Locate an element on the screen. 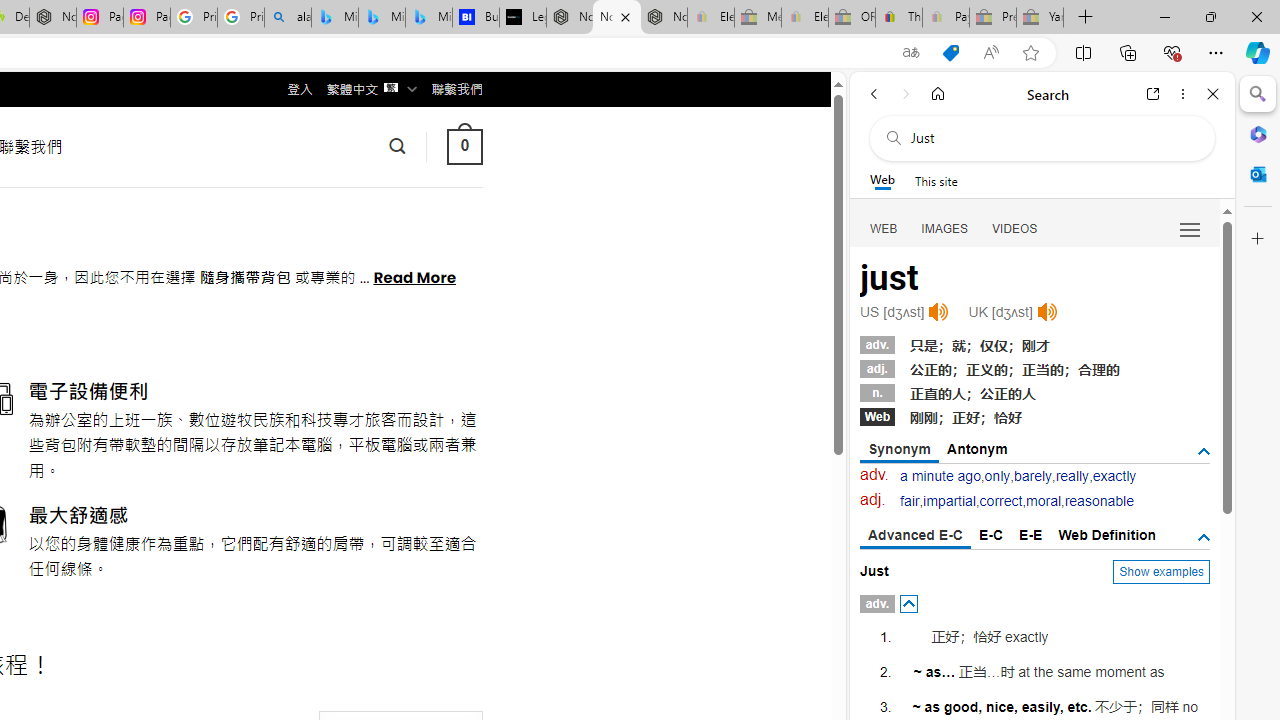  'alabama high school quarterback dies - Search' is located at coordinates (287, 17).